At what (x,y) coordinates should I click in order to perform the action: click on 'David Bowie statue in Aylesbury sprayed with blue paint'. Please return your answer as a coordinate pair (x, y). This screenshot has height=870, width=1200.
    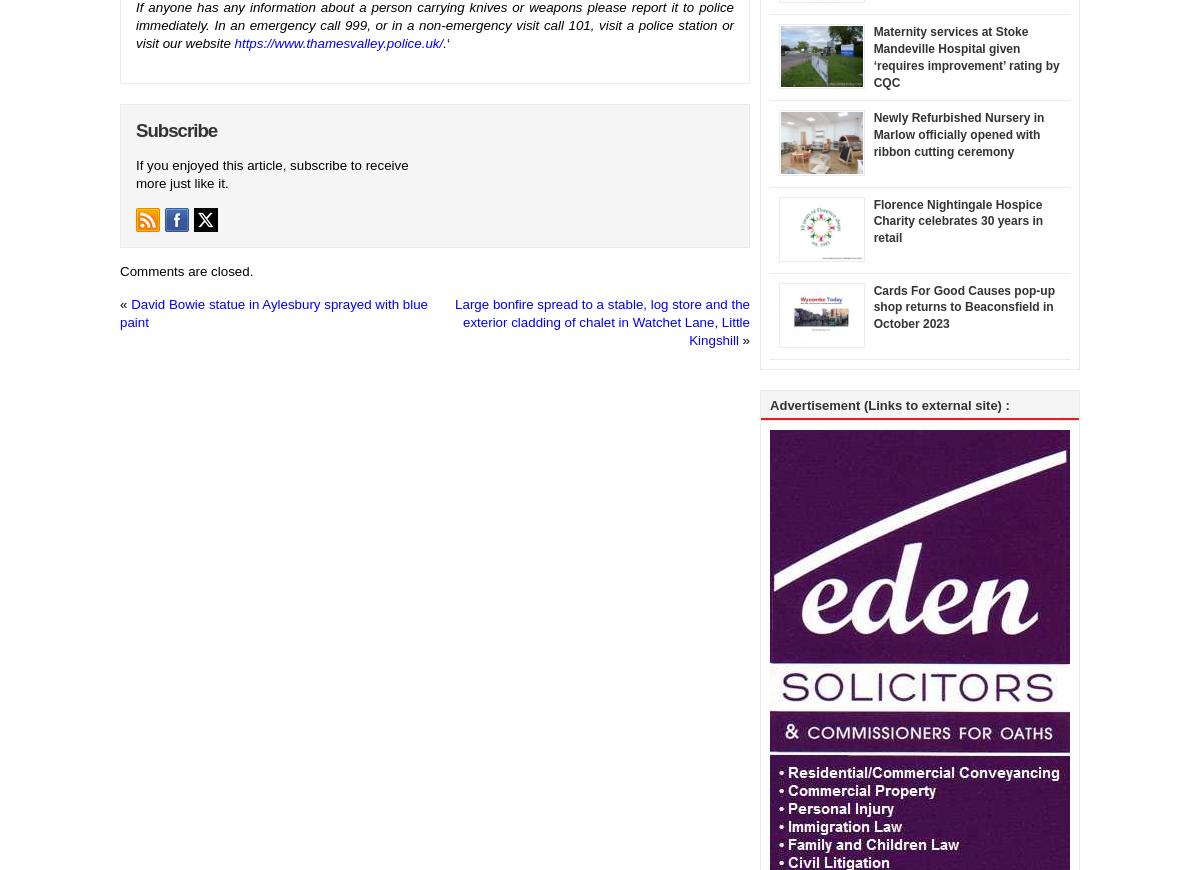
    Looking at the image, I should click on (272, 313).